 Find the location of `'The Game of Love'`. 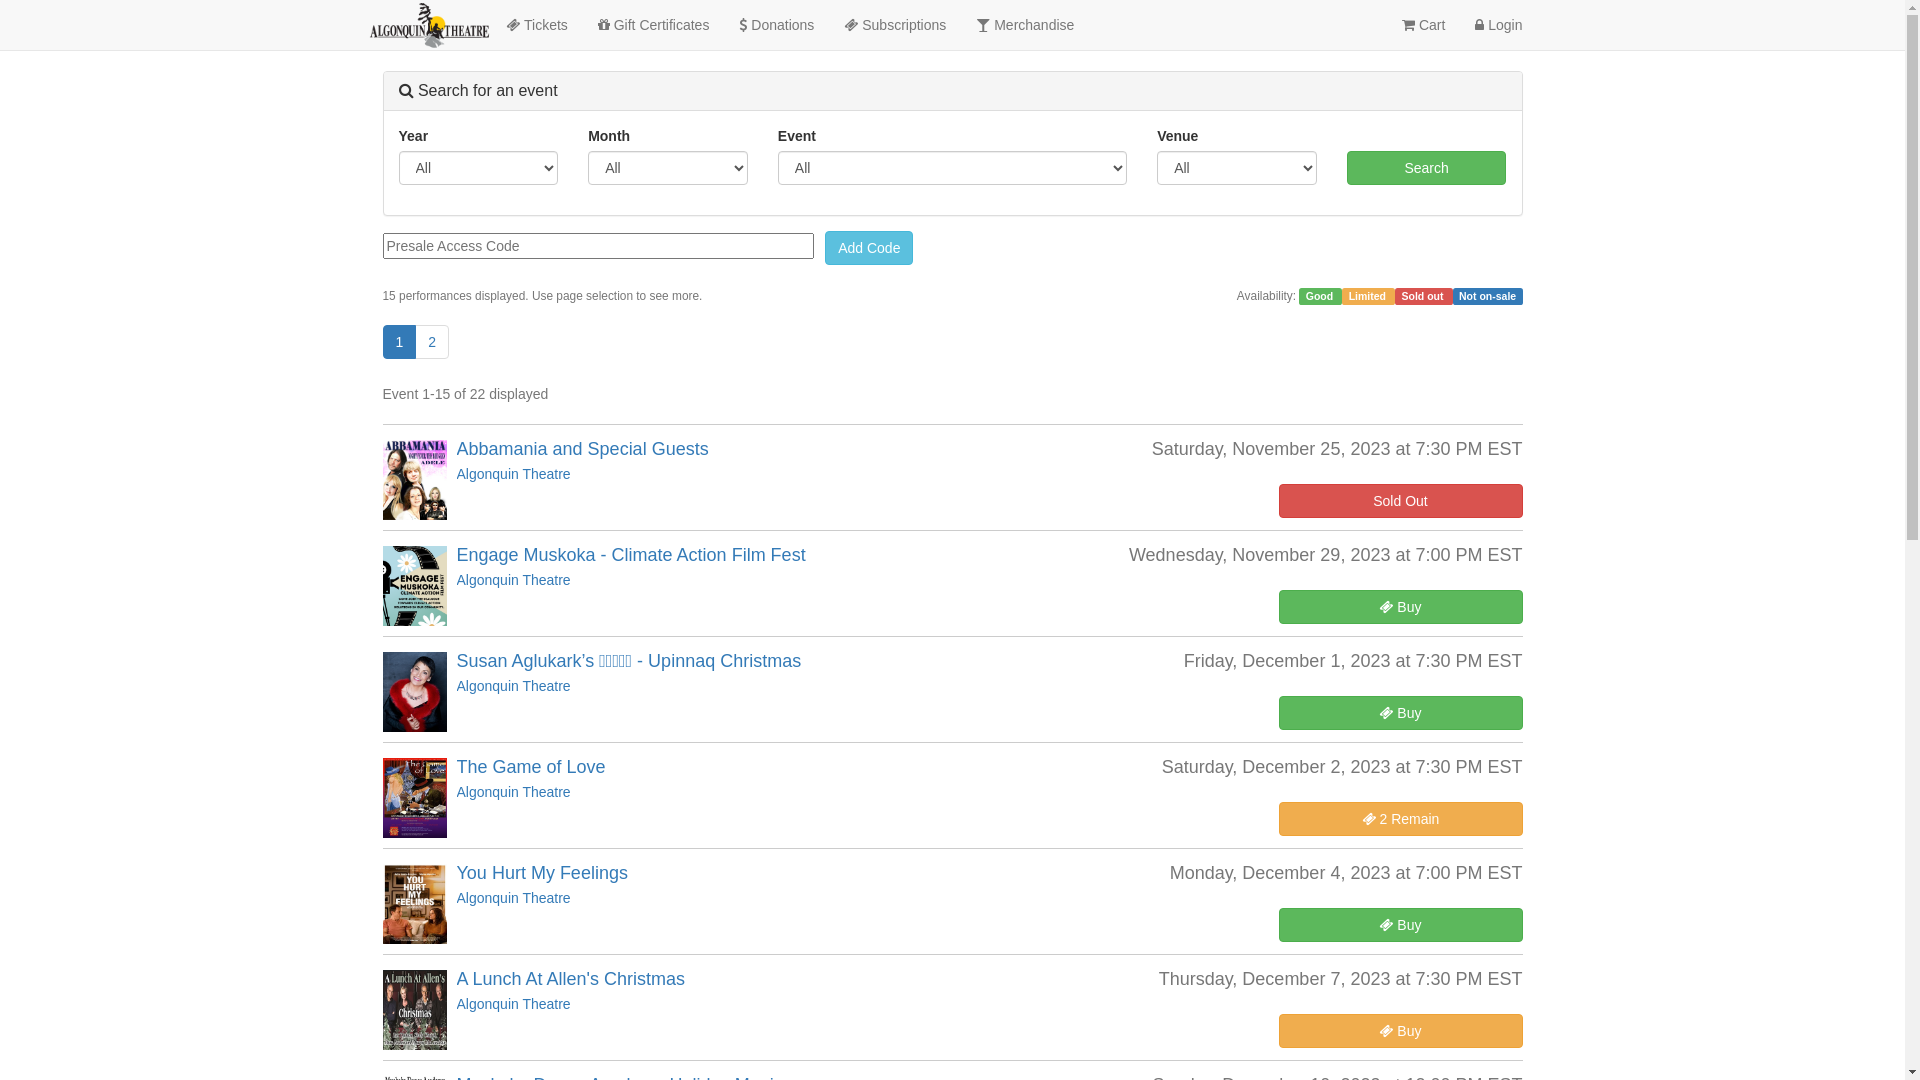

'The Game of Love' is located at coordinates (530, 766).